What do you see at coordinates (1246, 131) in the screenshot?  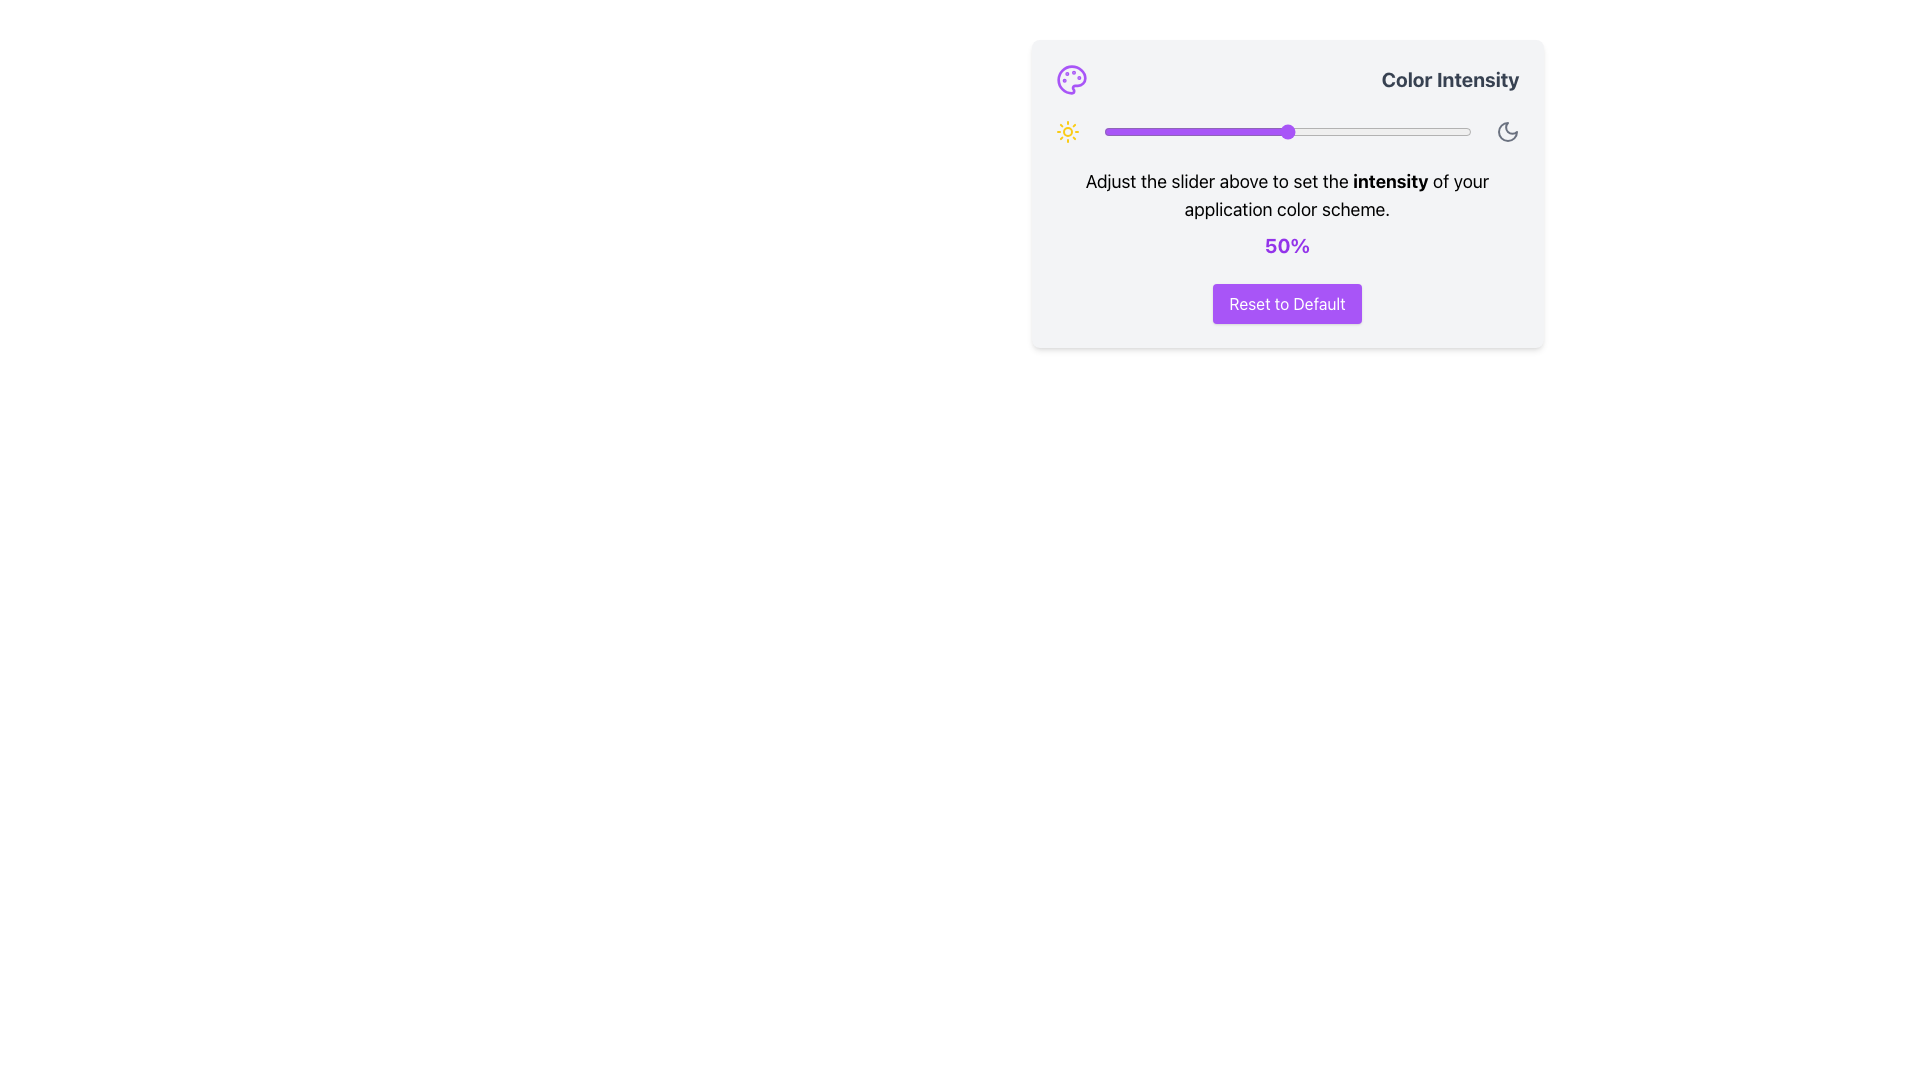 I see `the color intensity` at bounding box center [1246, 131].